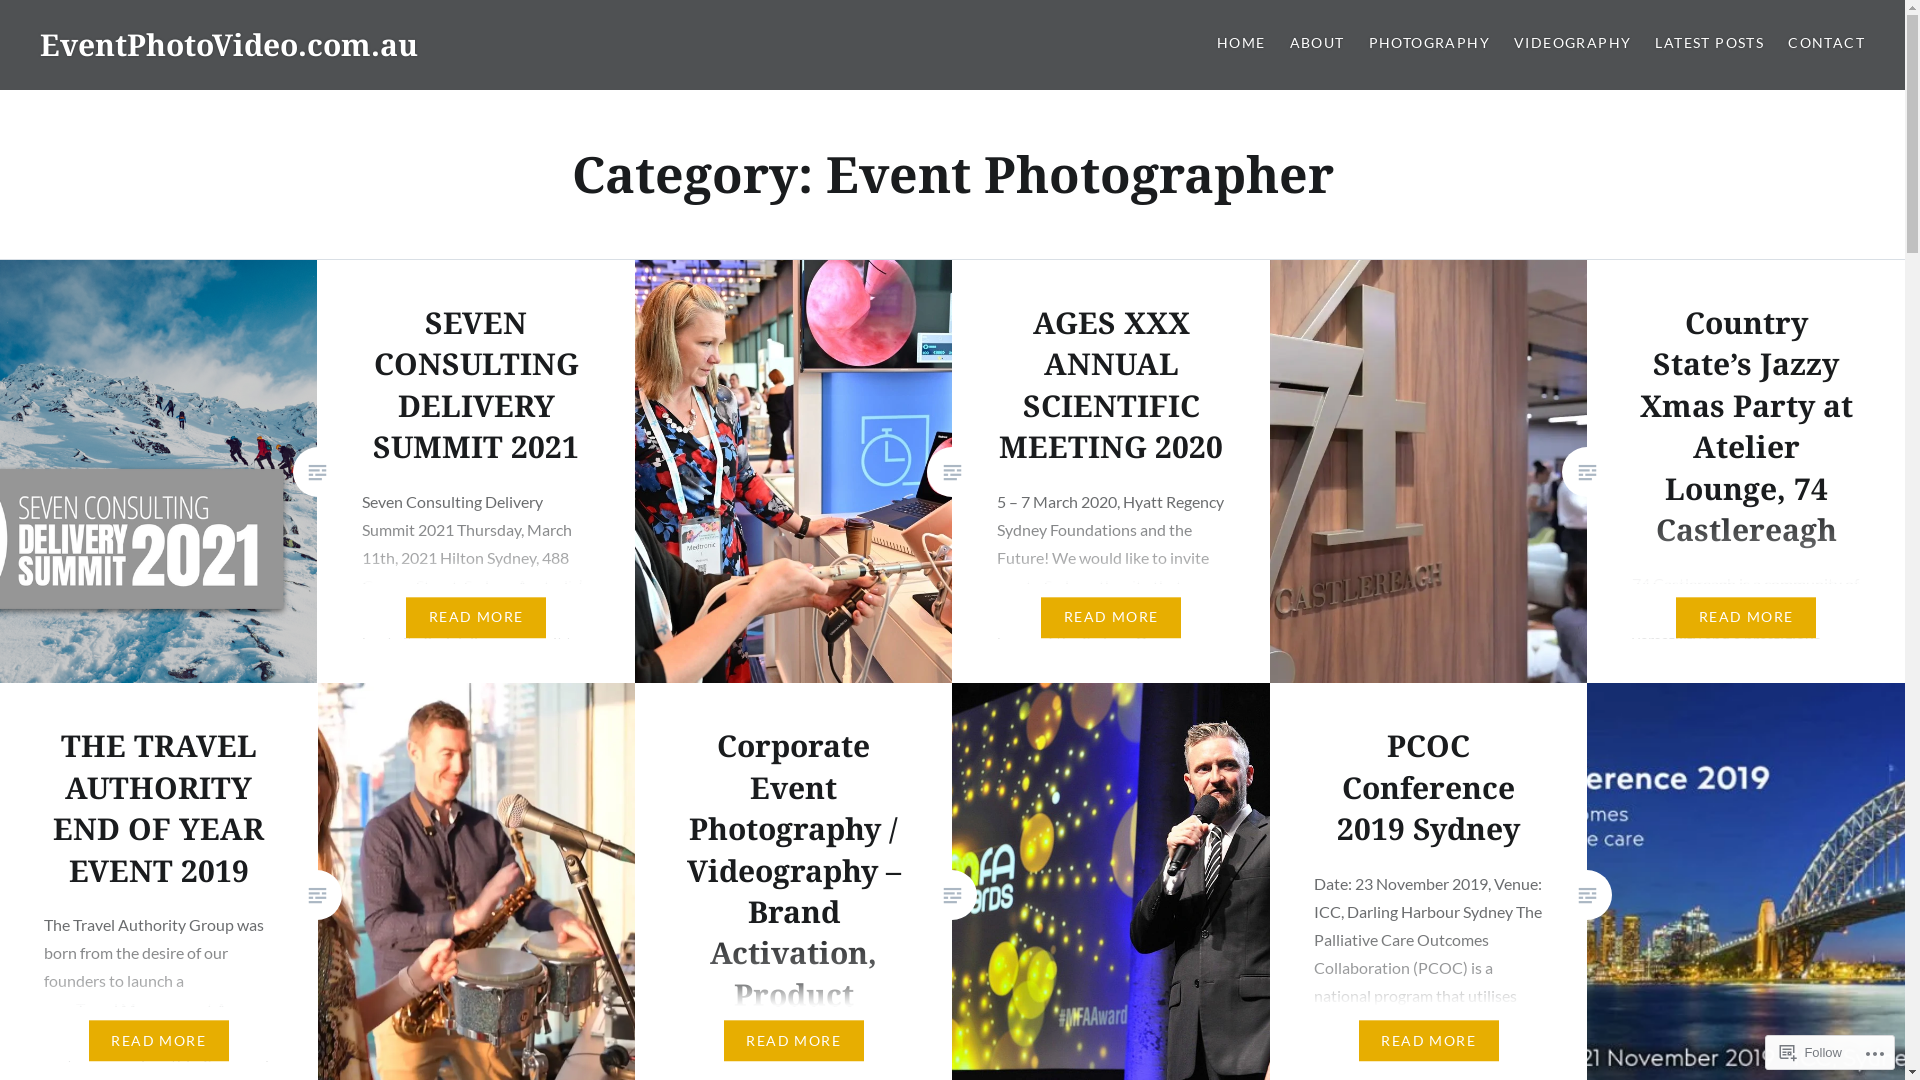 This screenshot has height=1080, width=1920. Describe the element at coordinates (1109, 384) in the screenshot. I see `'AGES XXX ANNUAL SCIENTIFIC MEETING 2020'` at that location.